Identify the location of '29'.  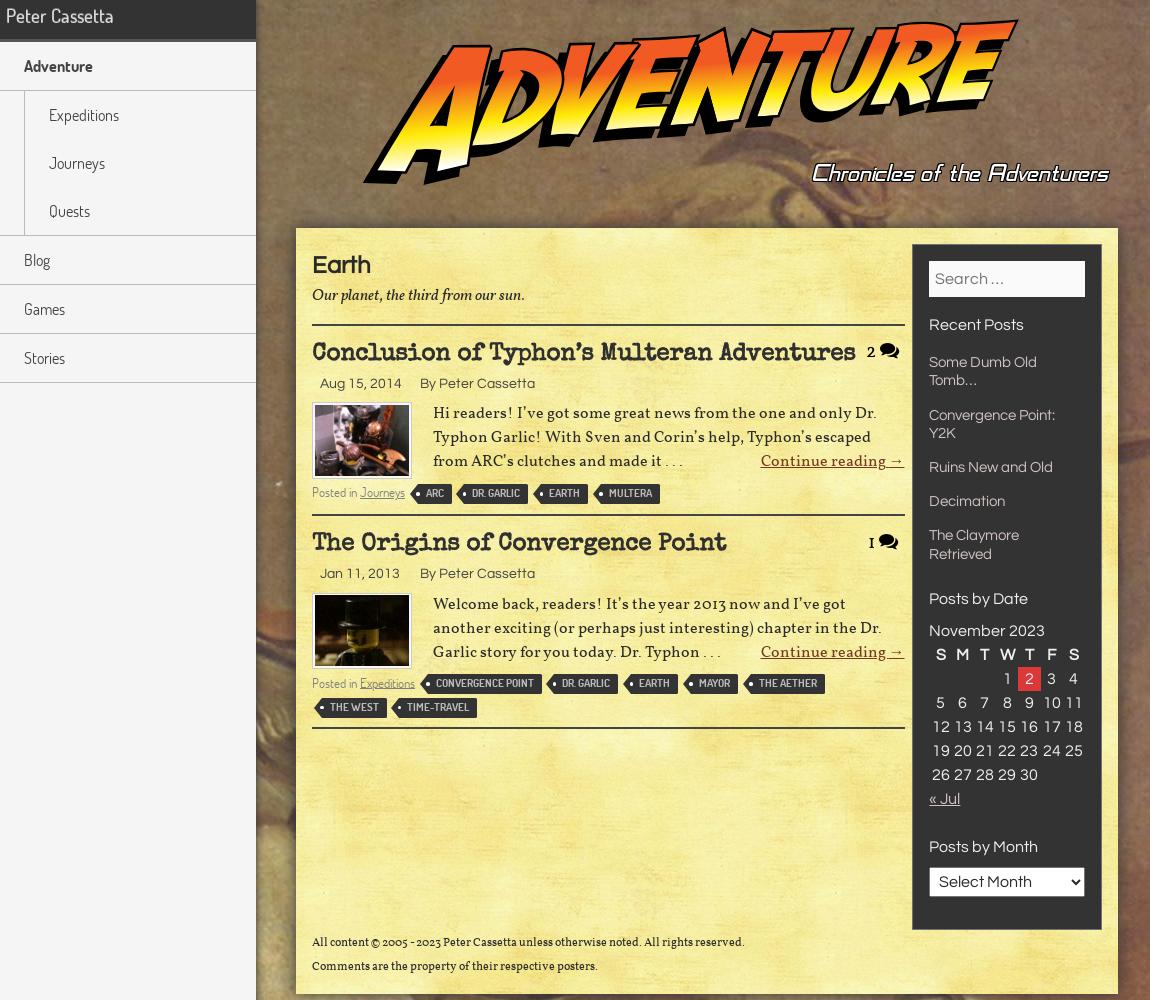
(1007, 774).